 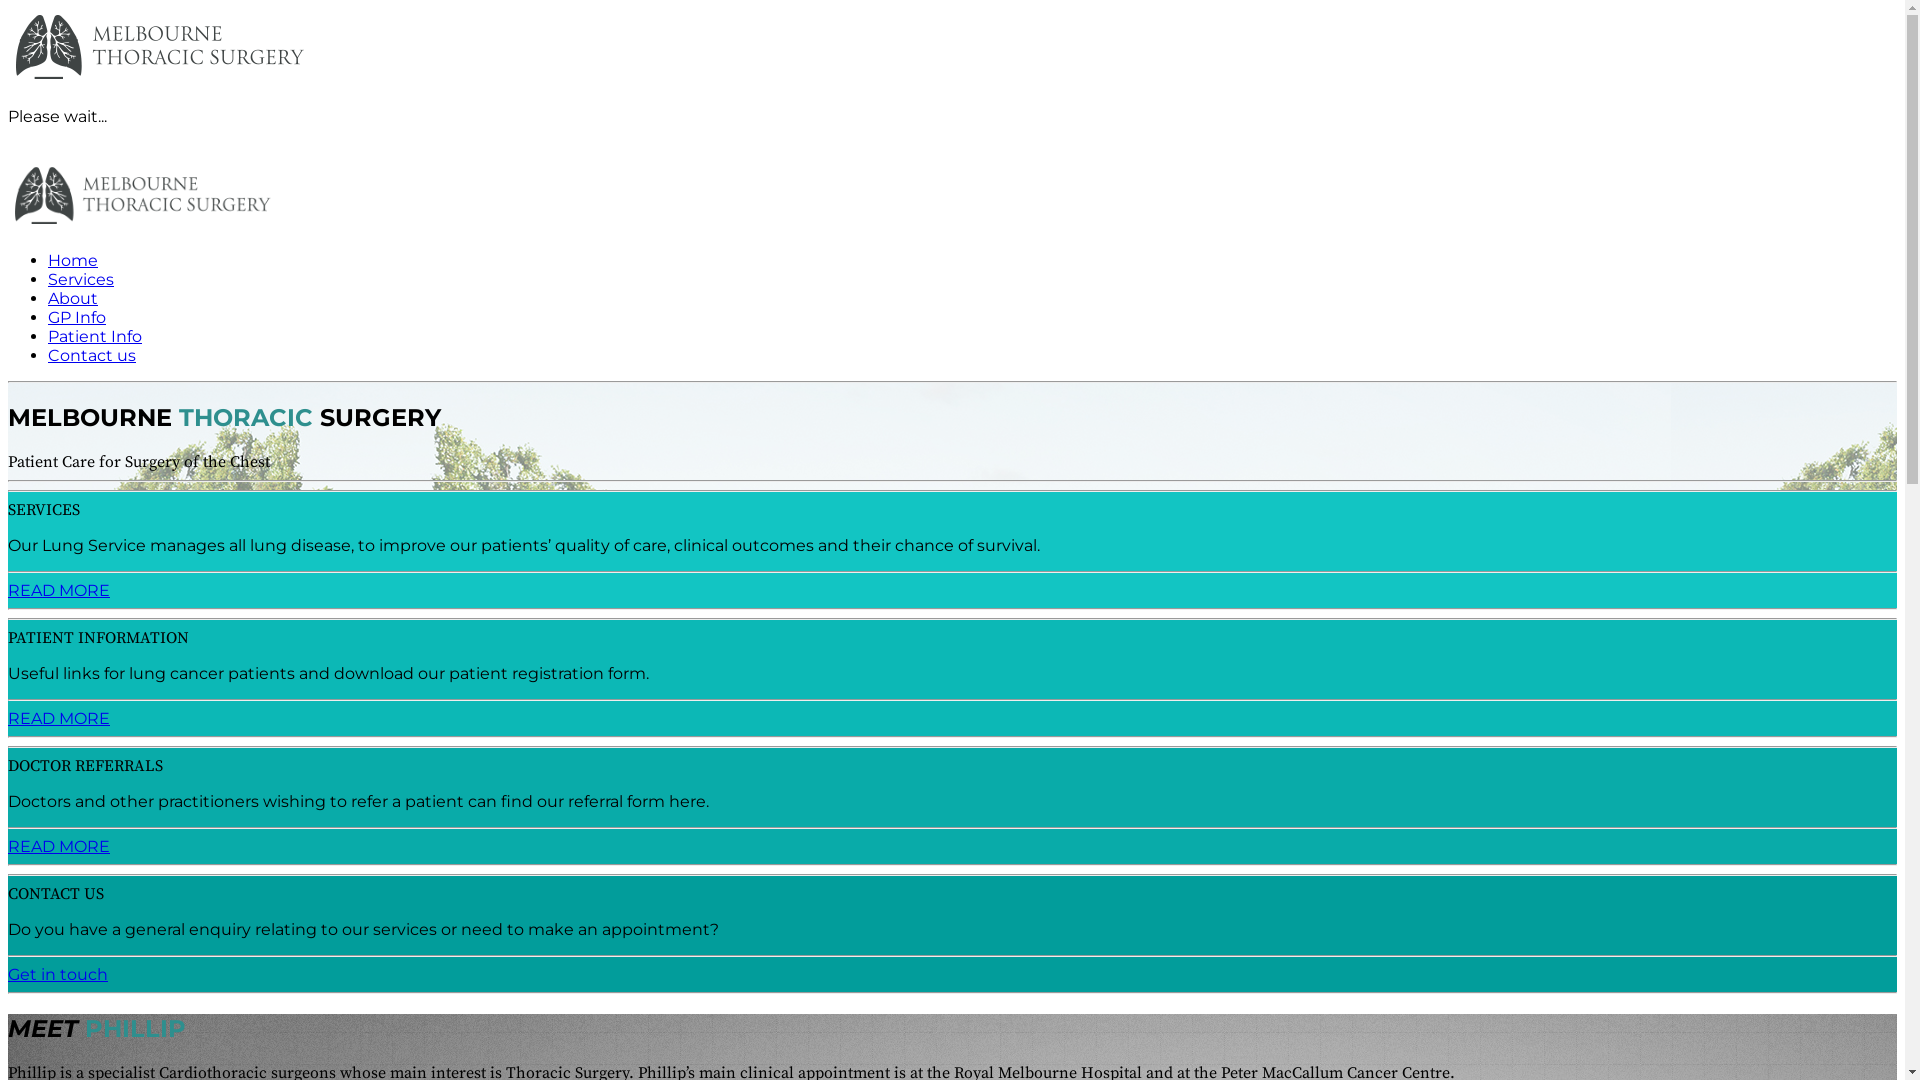 What do you see at coordinates (58, 717) in the screenshot?
I see `'READ MORE'` at bounding box center [58, 717].